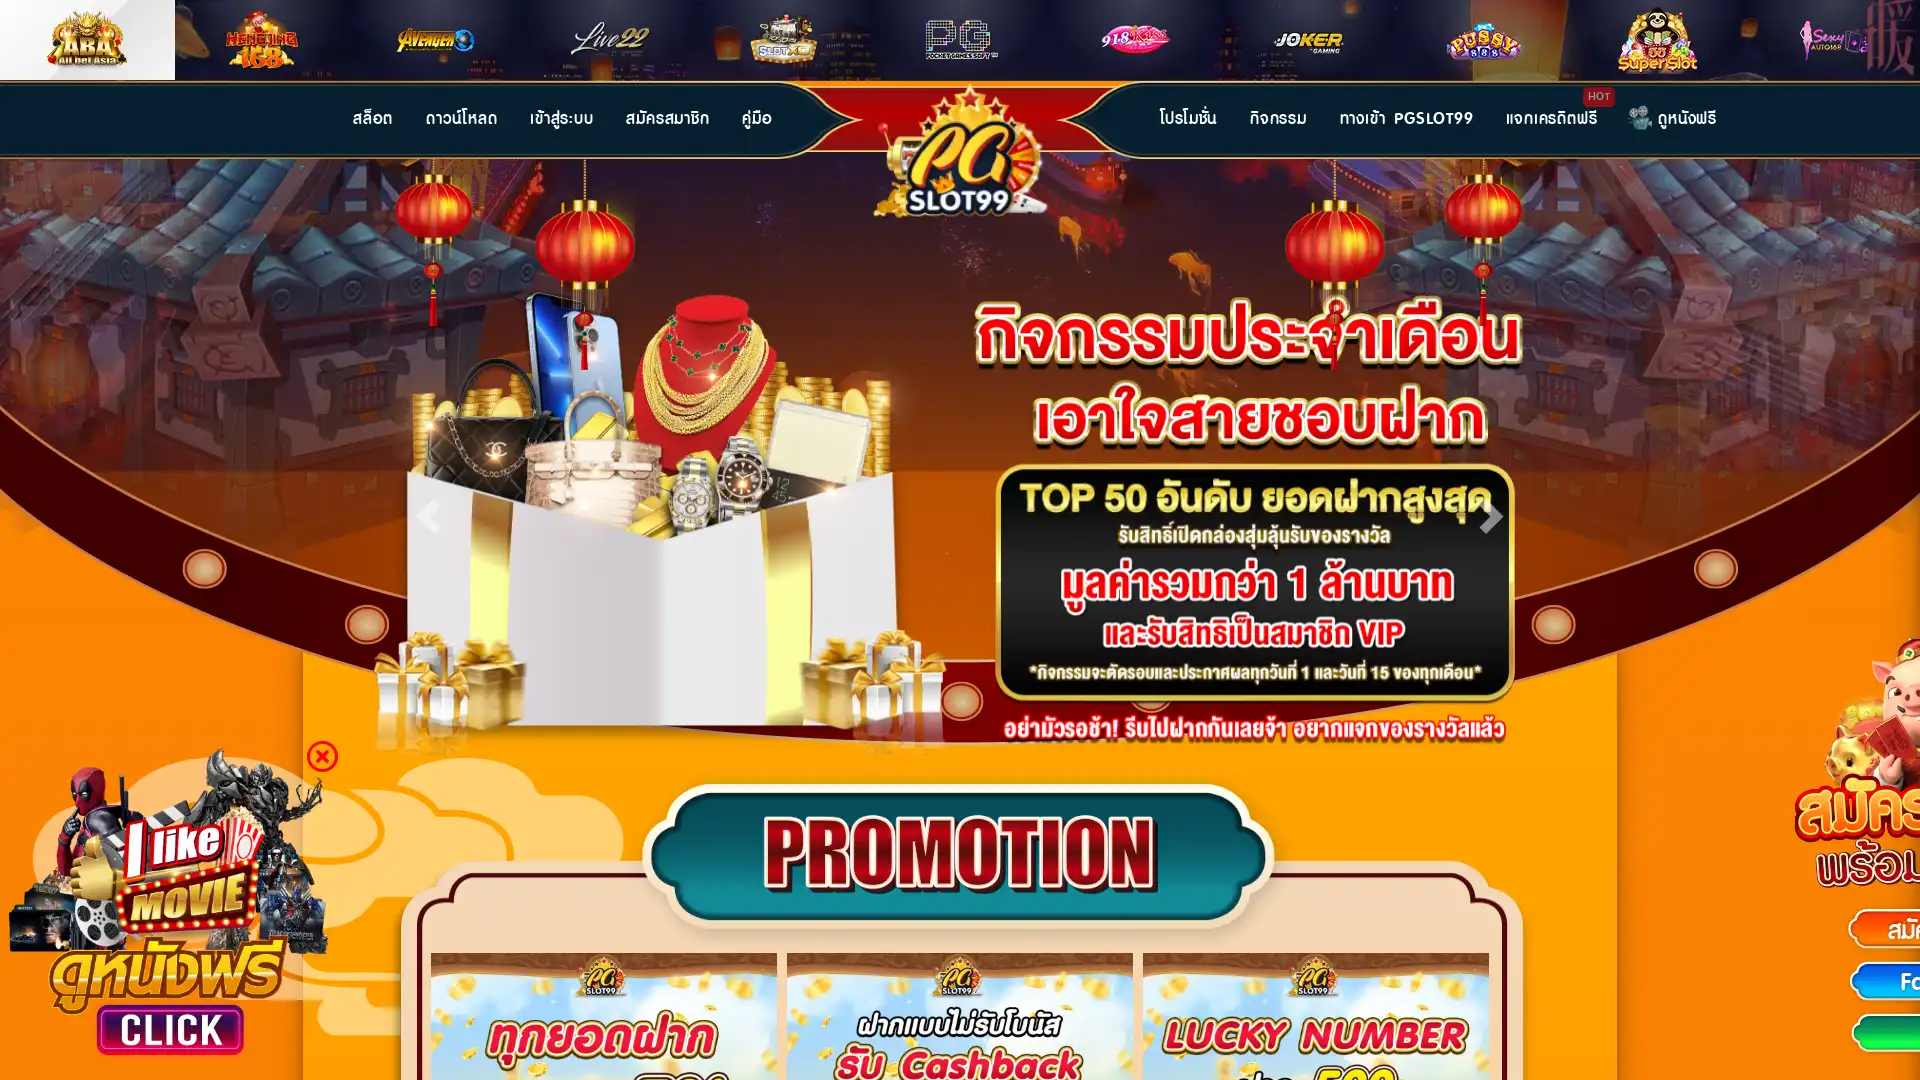  I want to click on Previous, so click(427, 511).